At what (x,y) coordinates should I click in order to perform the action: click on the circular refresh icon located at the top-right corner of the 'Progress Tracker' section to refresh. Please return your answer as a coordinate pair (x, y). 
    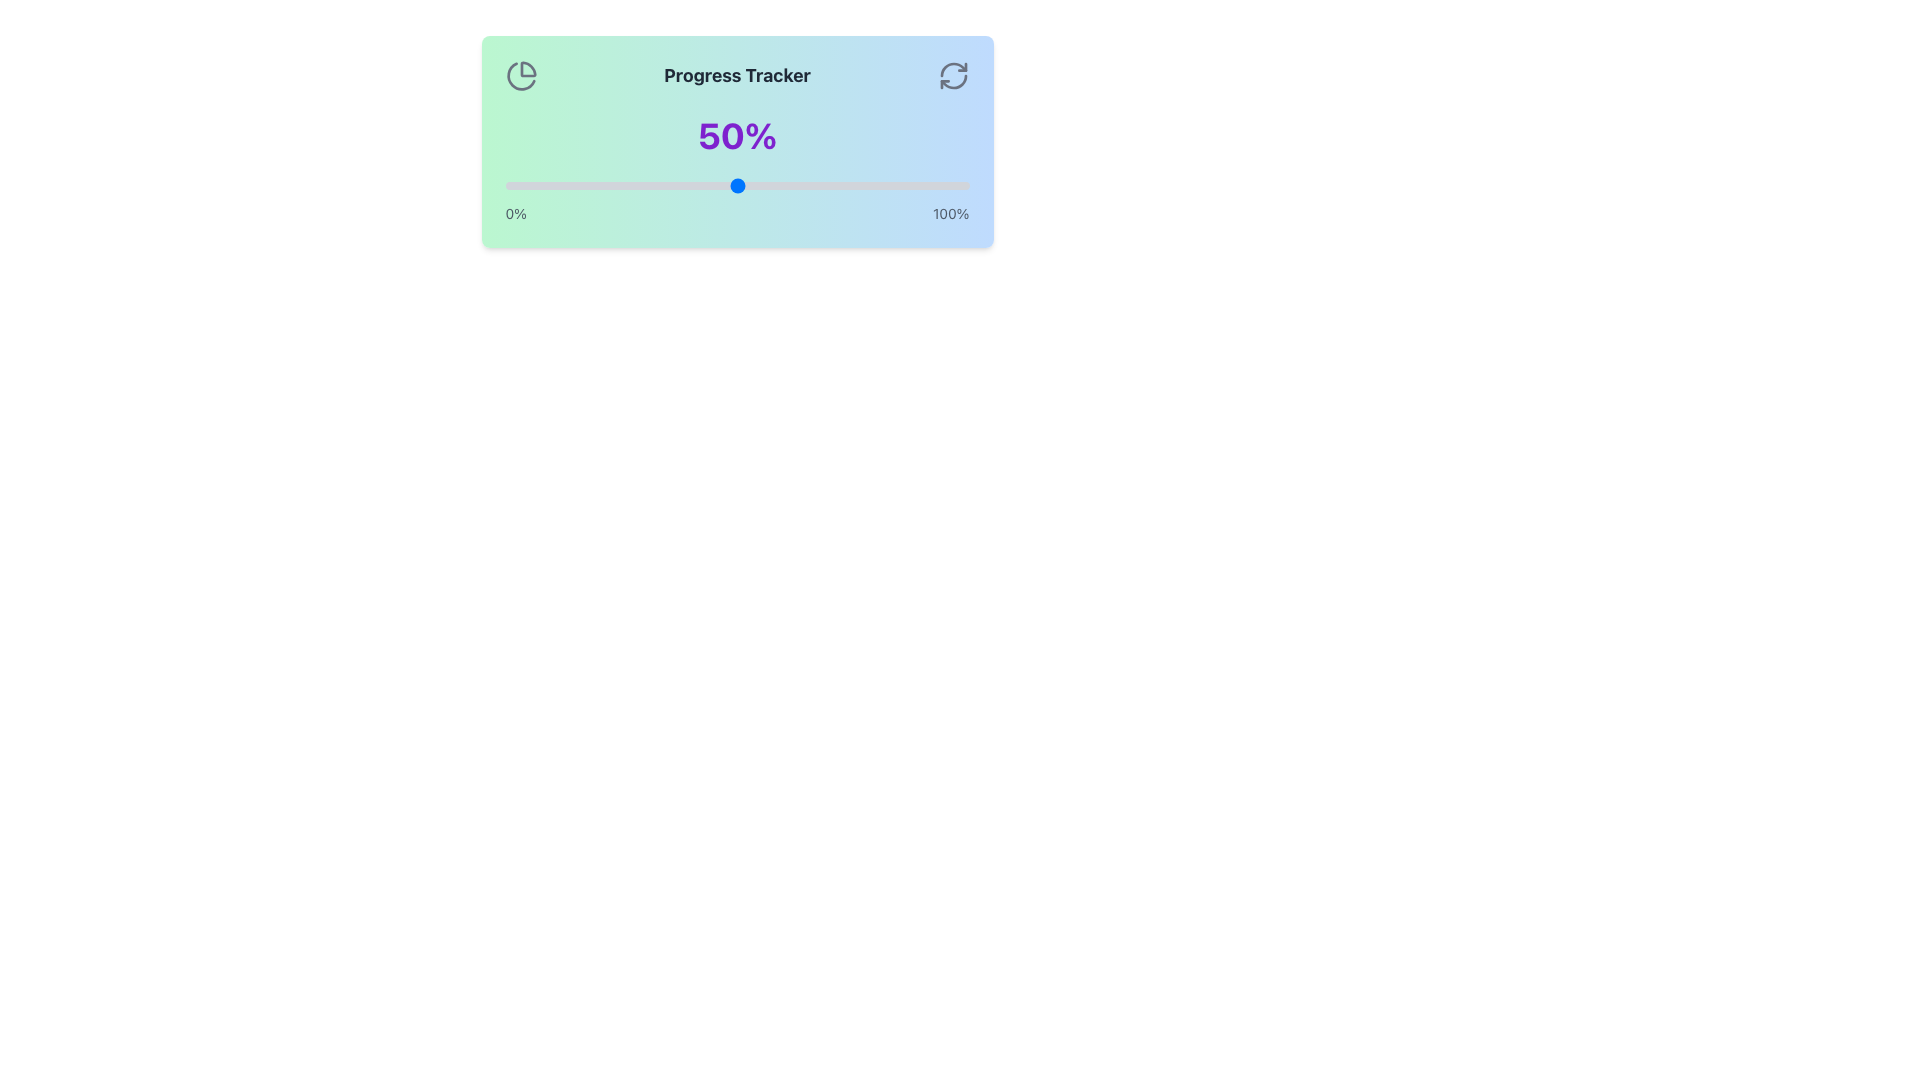
    Looking at the image, I should click on (952, 75).